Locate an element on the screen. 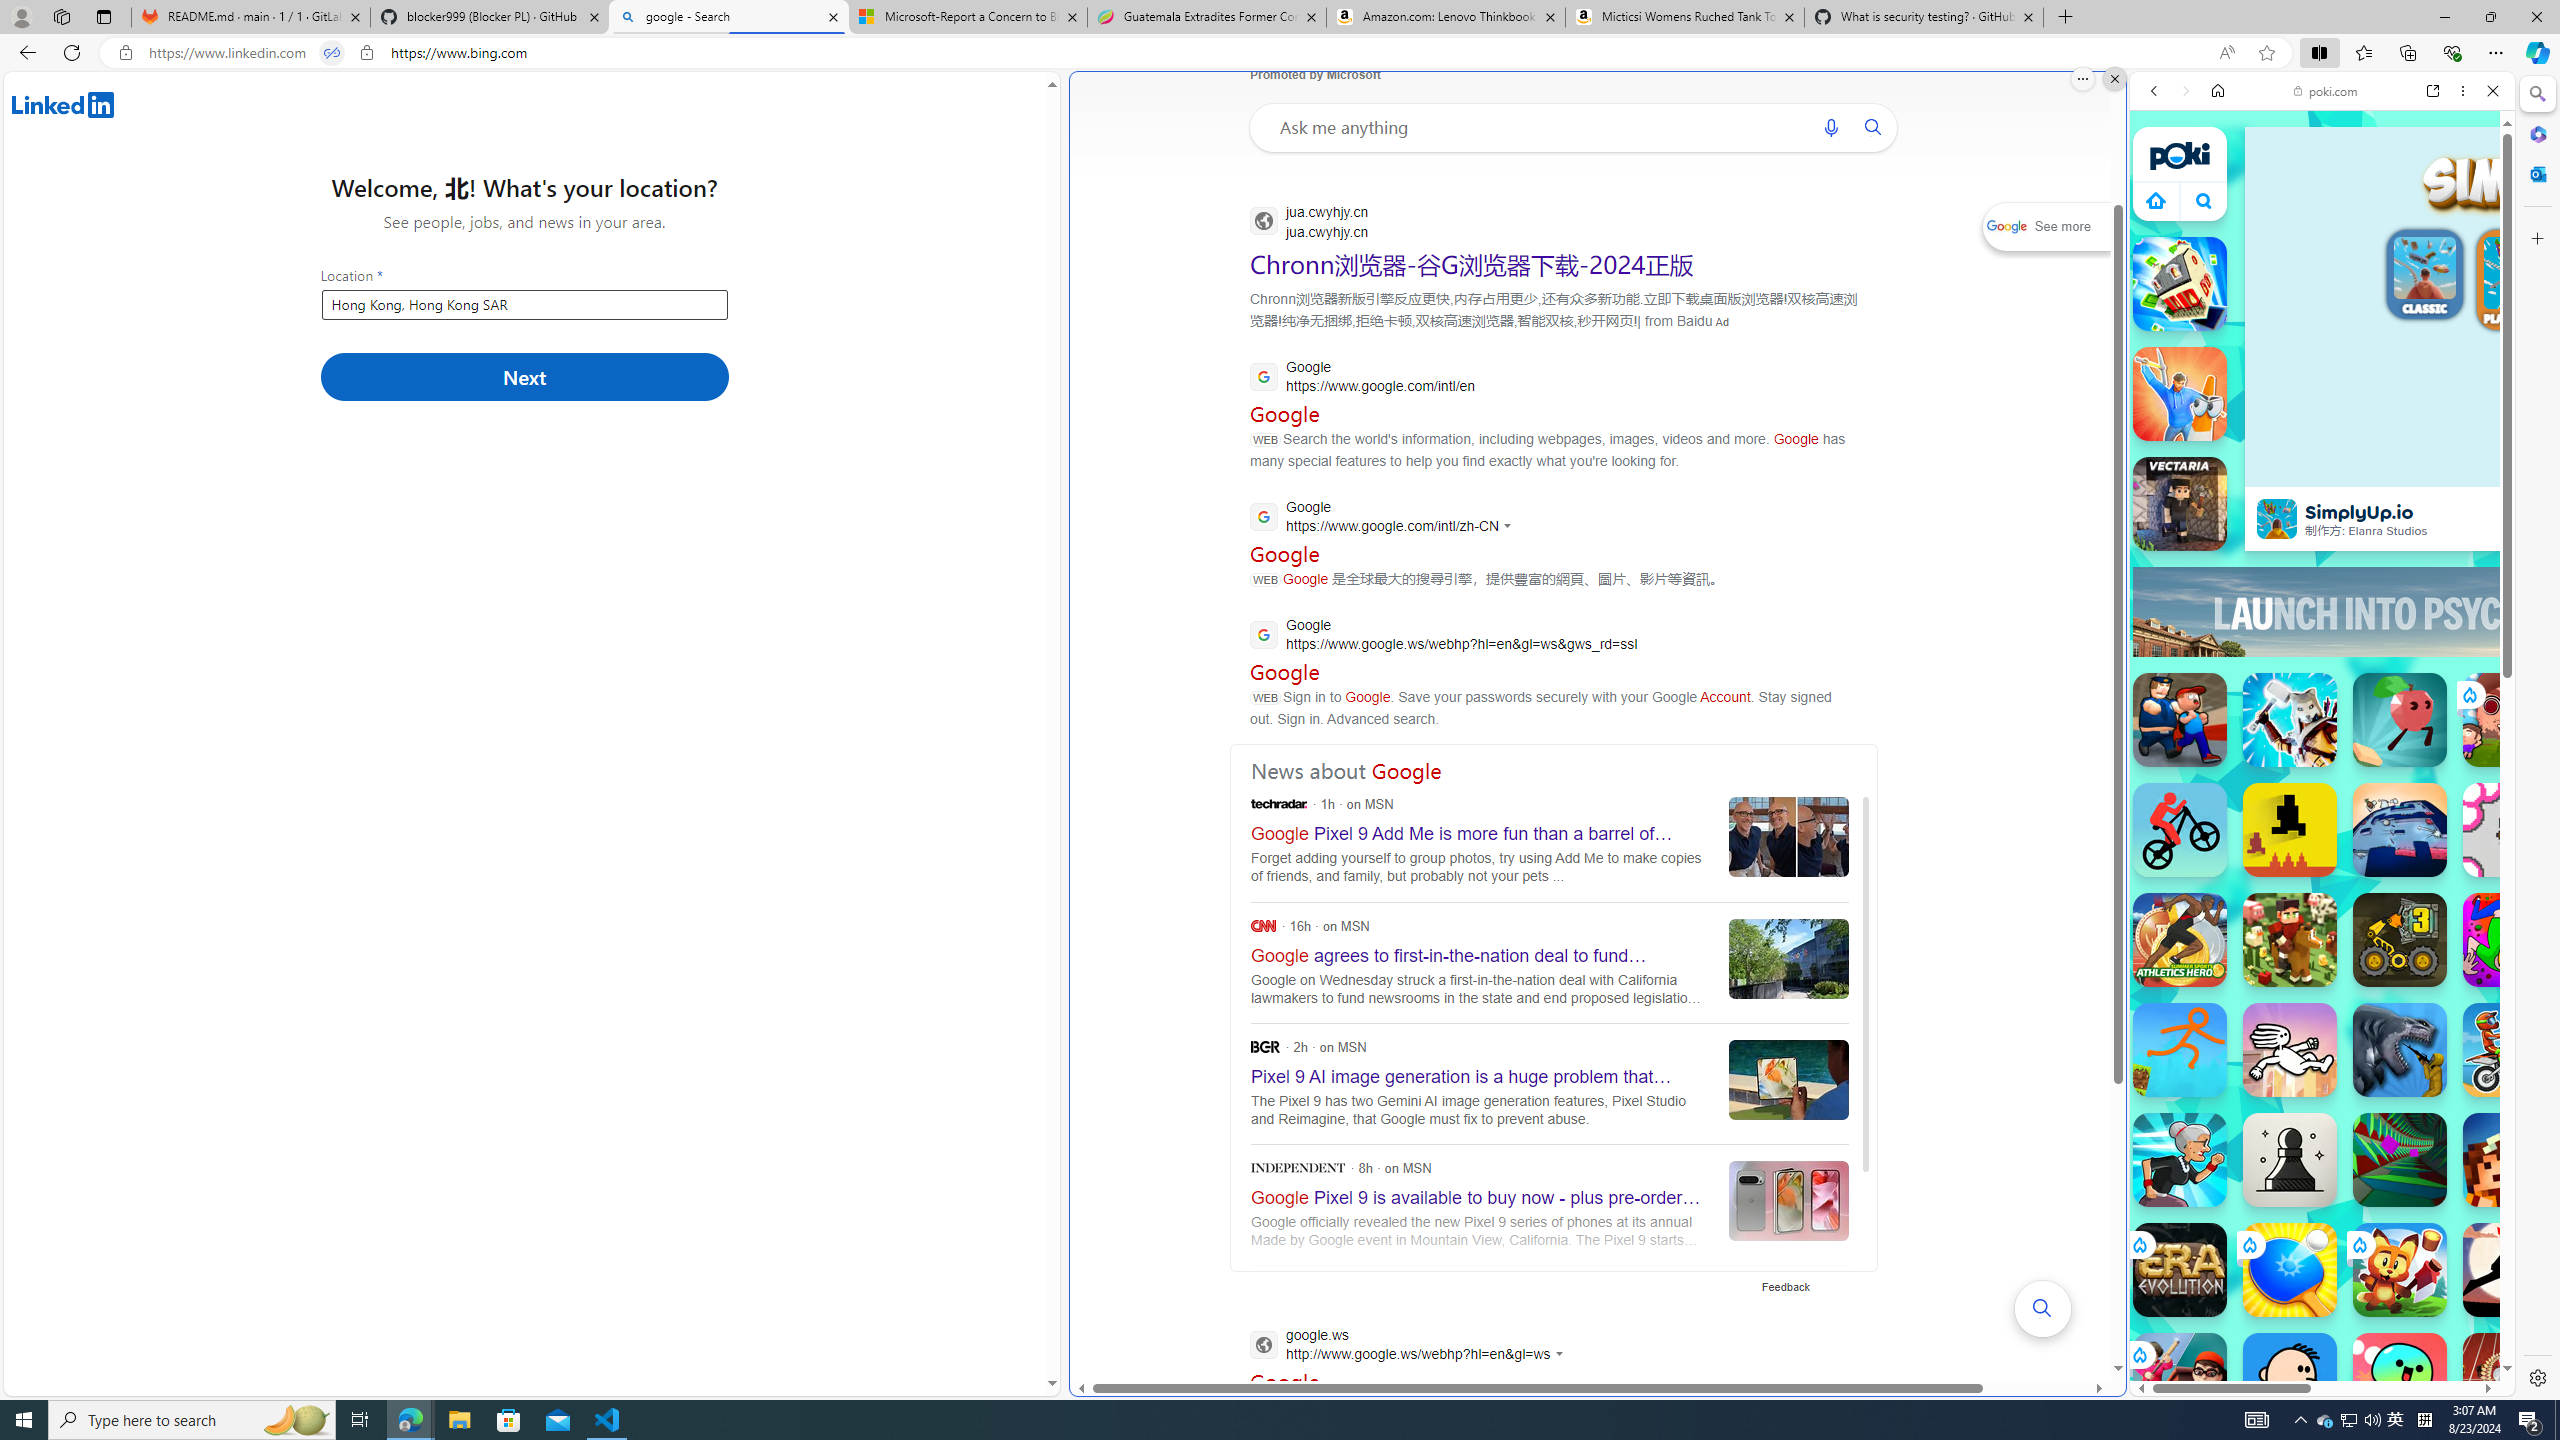 This screenshot has height=1440, width=2560. 'Class: B_5ykBA46kDOxiz_R9wm' is located at coordinates (2204, 199).